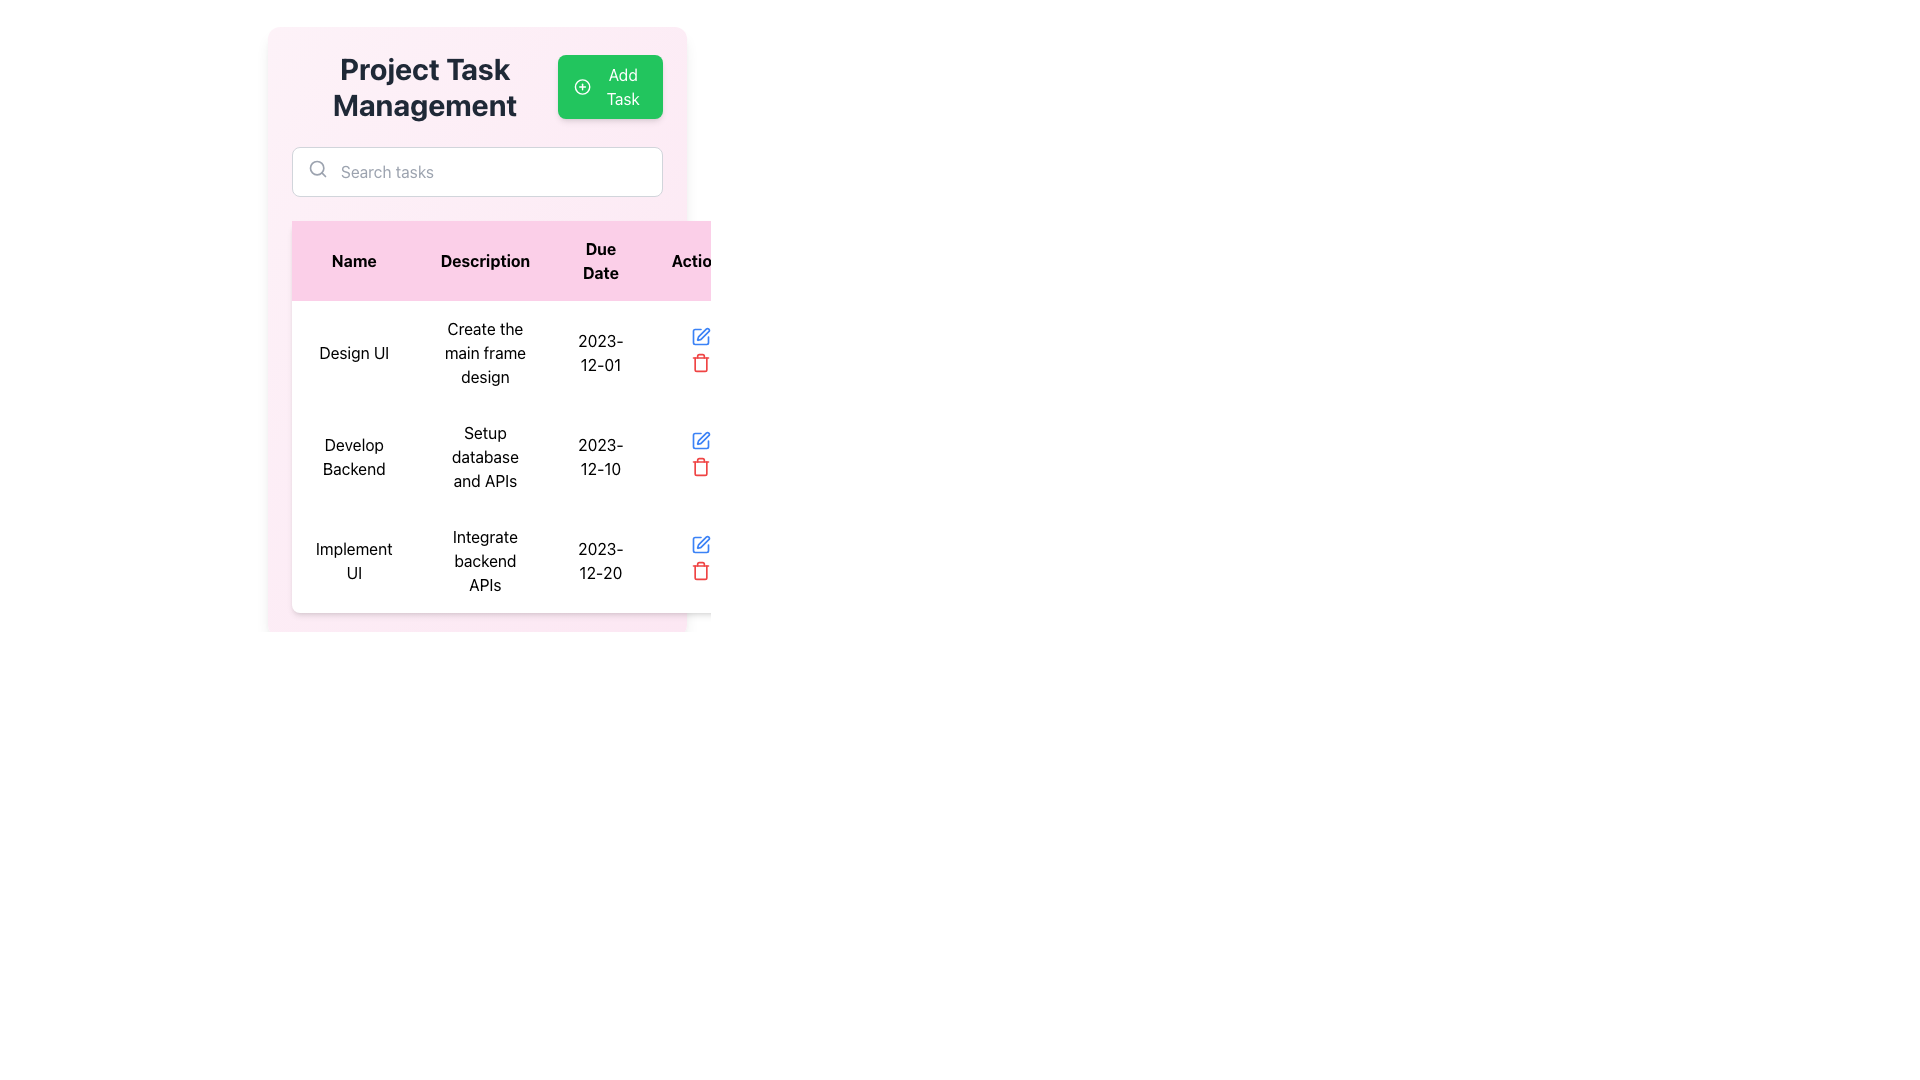 Image resolution: width=1920 pixels, height=1080 pixels. I want to click on the bold text header labeled 'Project Task Management', which is styled in large dark gray font and centered at the top of the interface, so click(424, 86).